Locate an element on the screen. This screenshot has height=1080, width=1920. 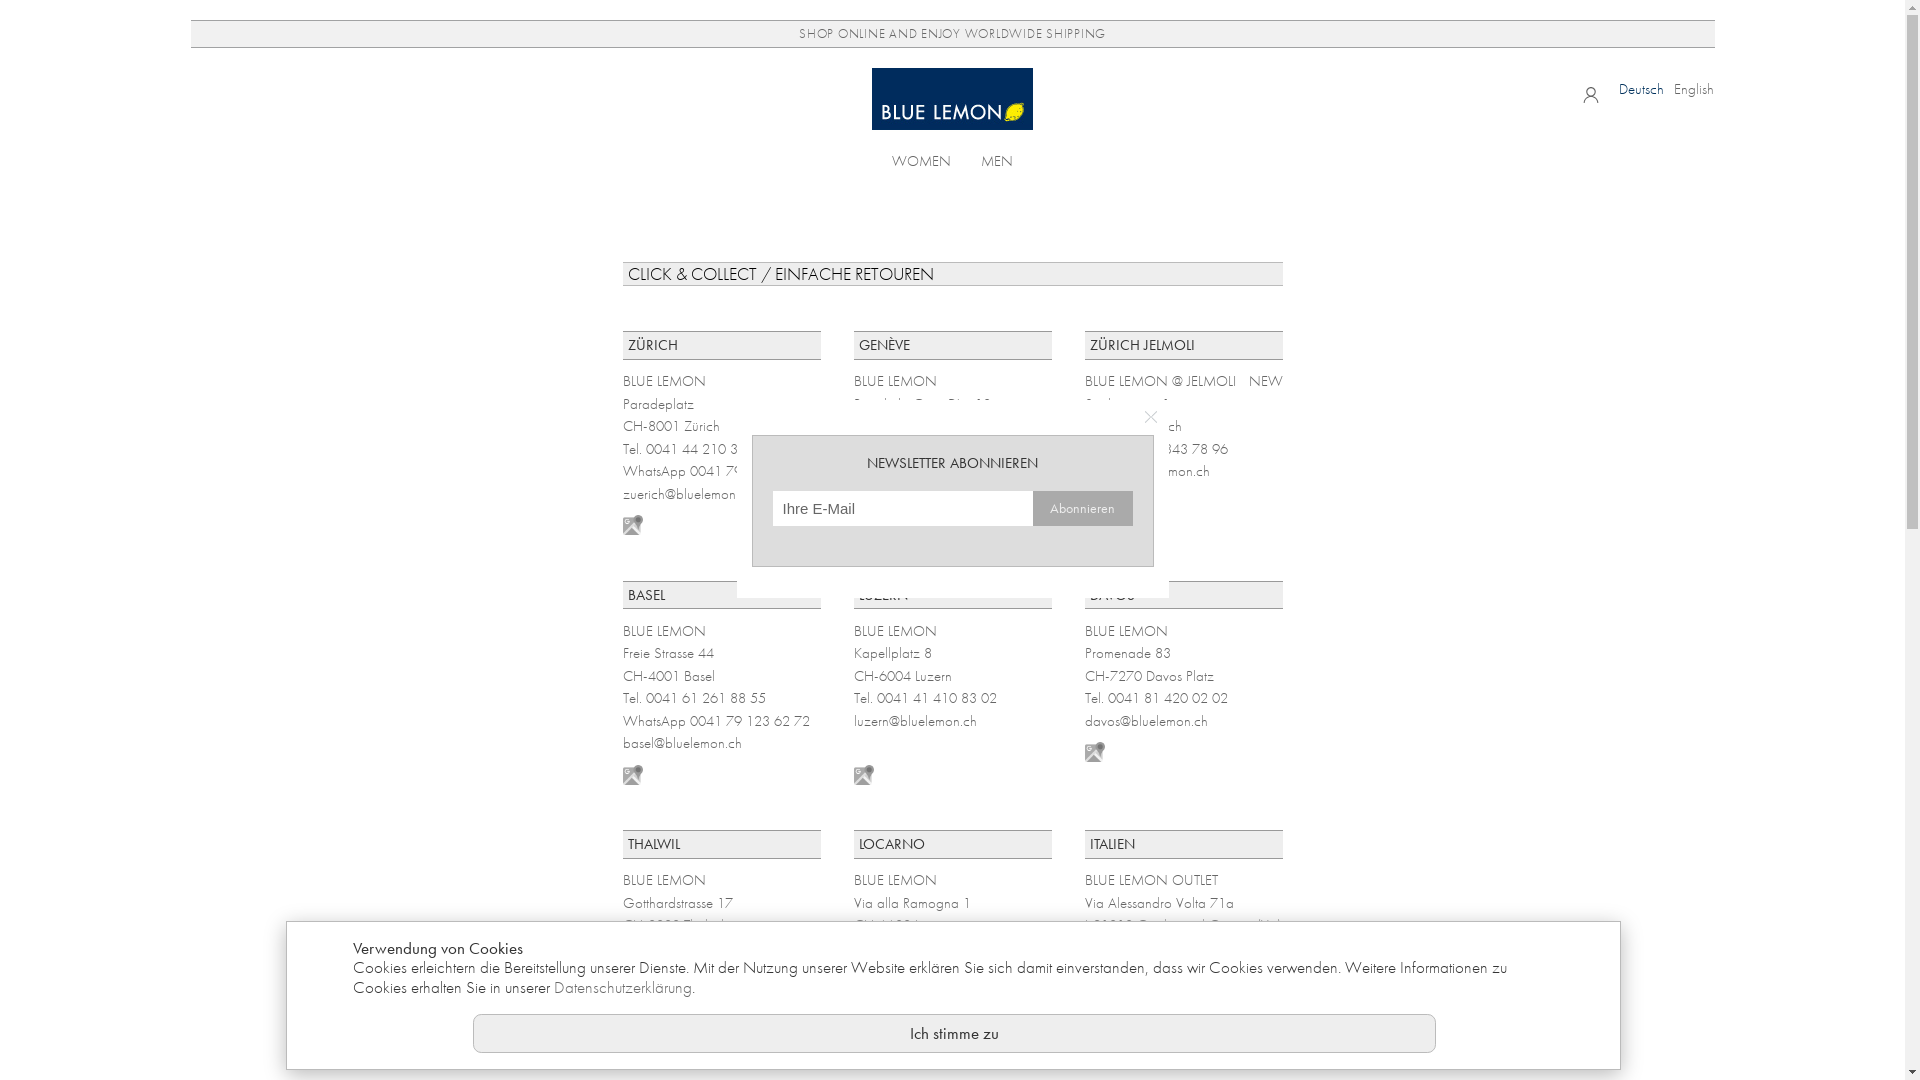
'zuerich@bluelemon.ch' is located at coordinates (686, 493).